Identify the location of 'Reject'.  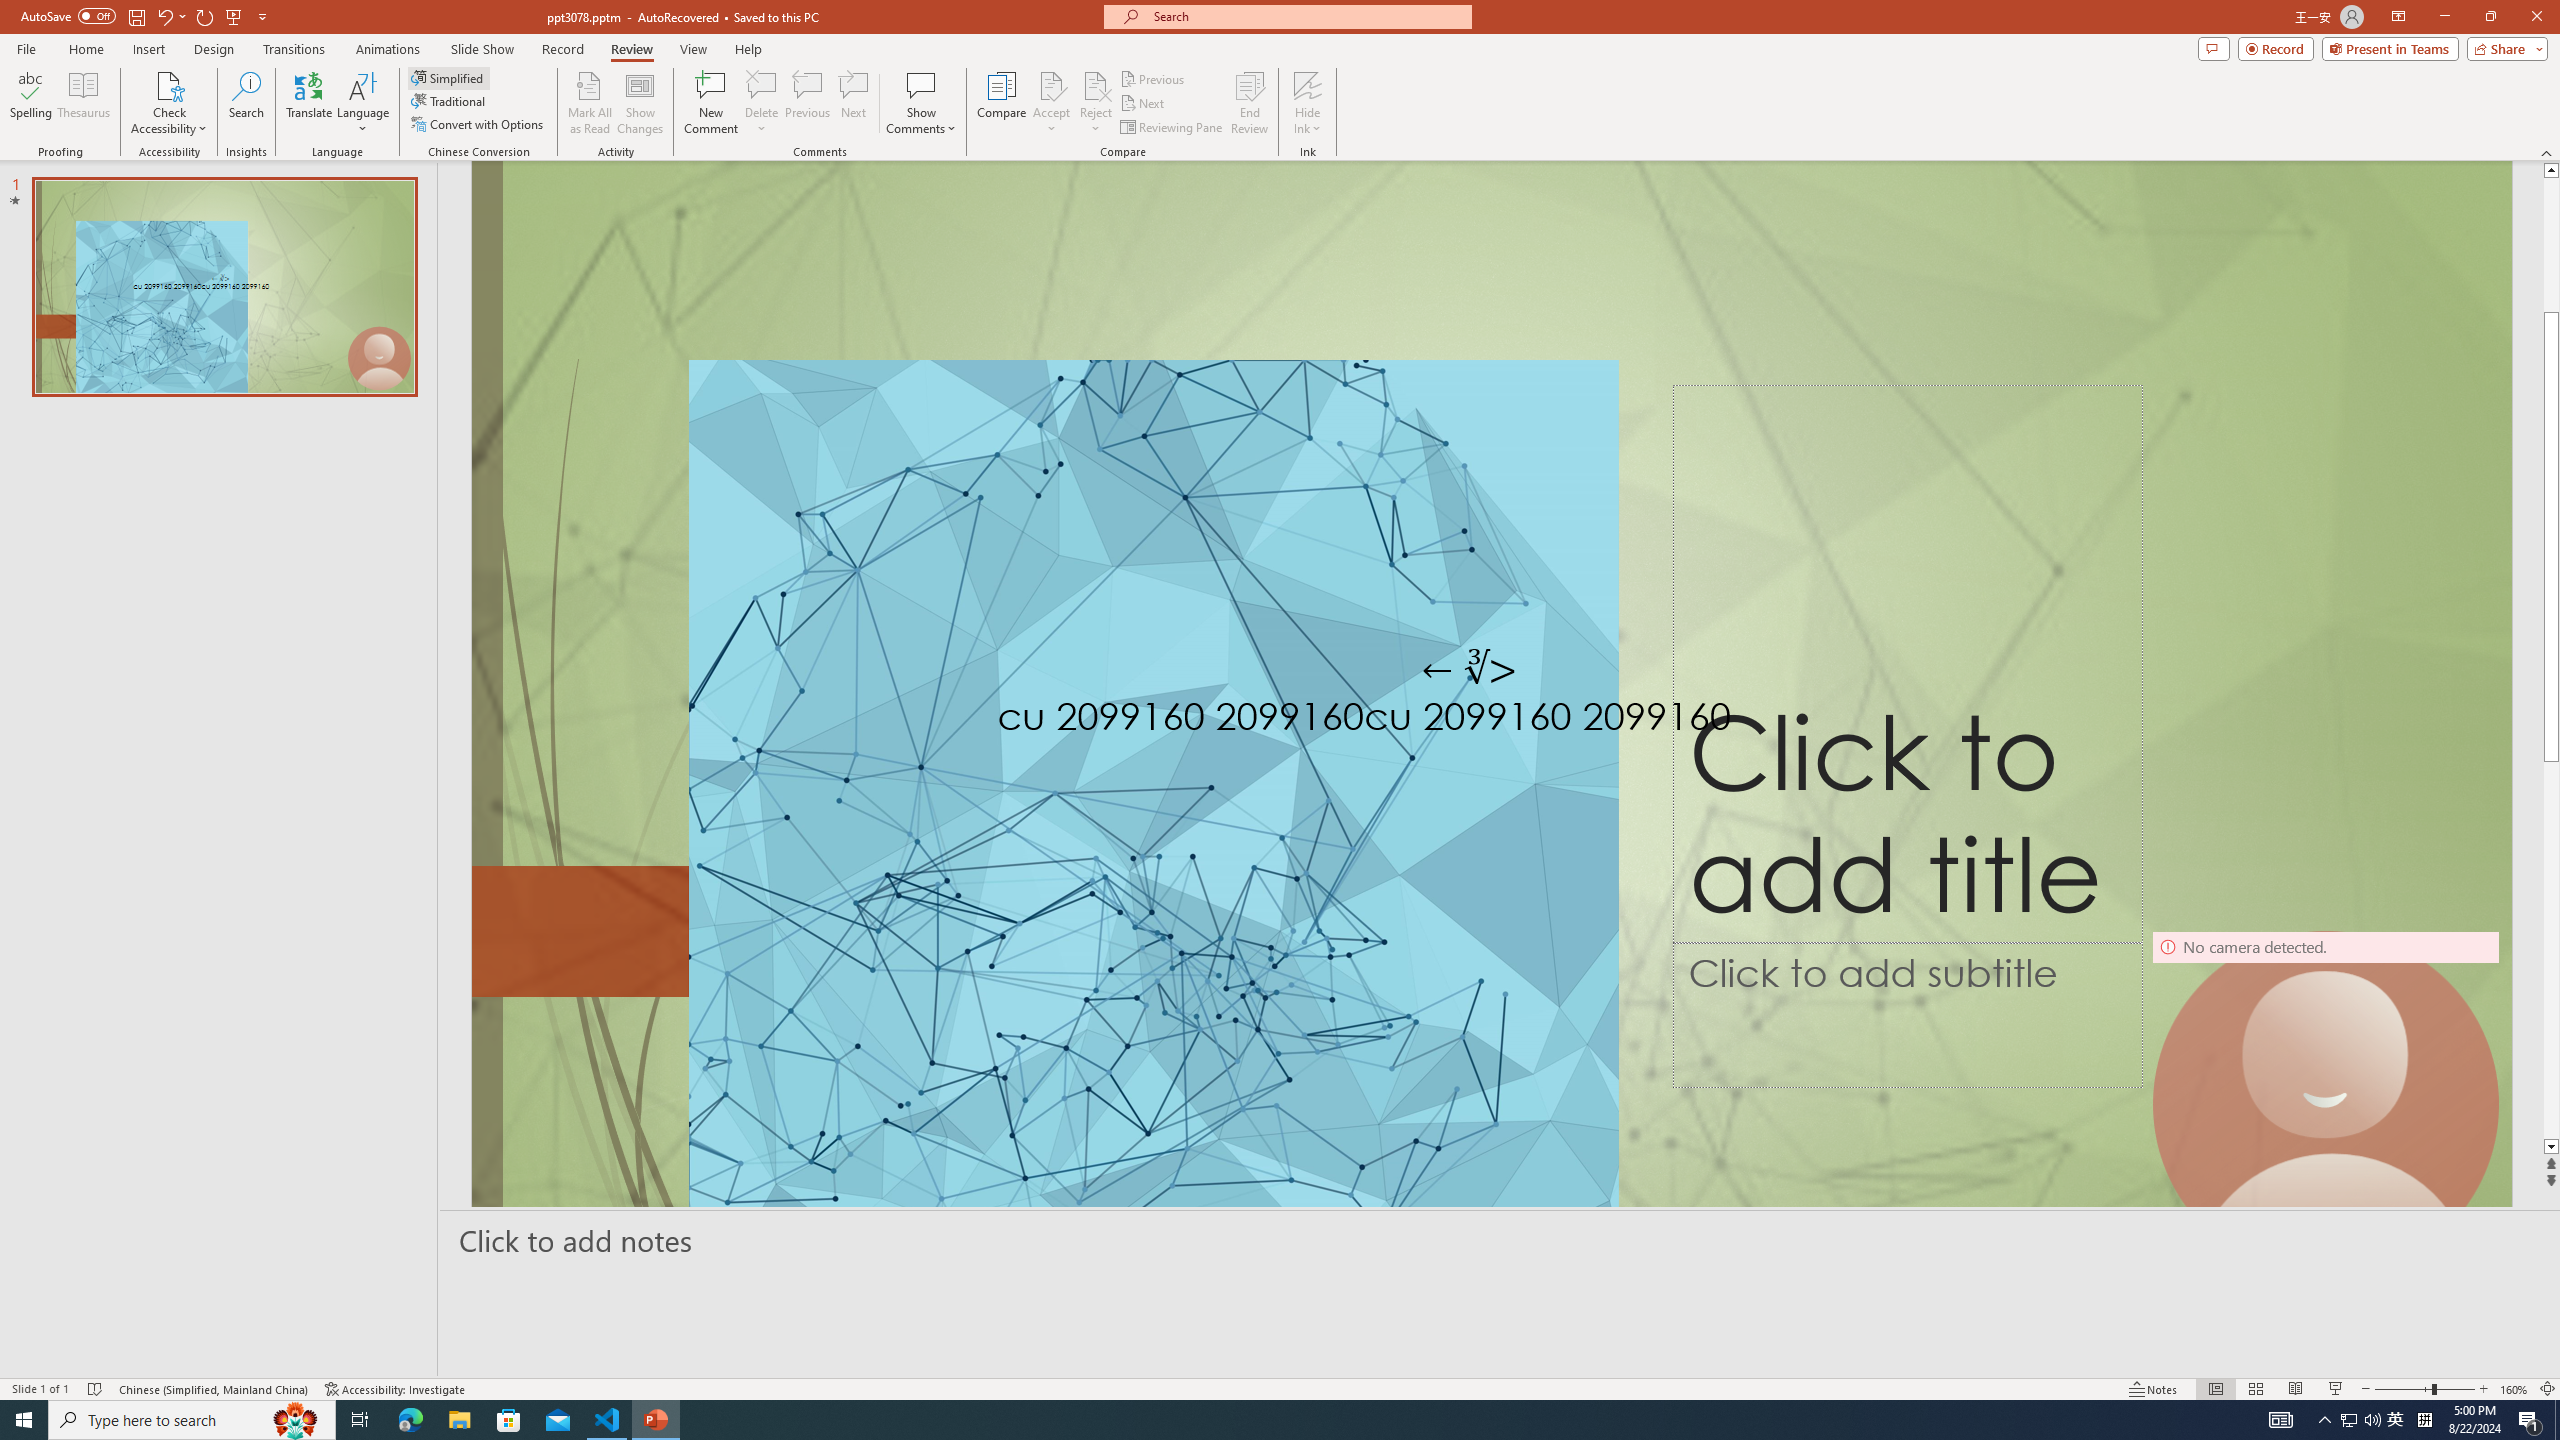
(1094, 103).